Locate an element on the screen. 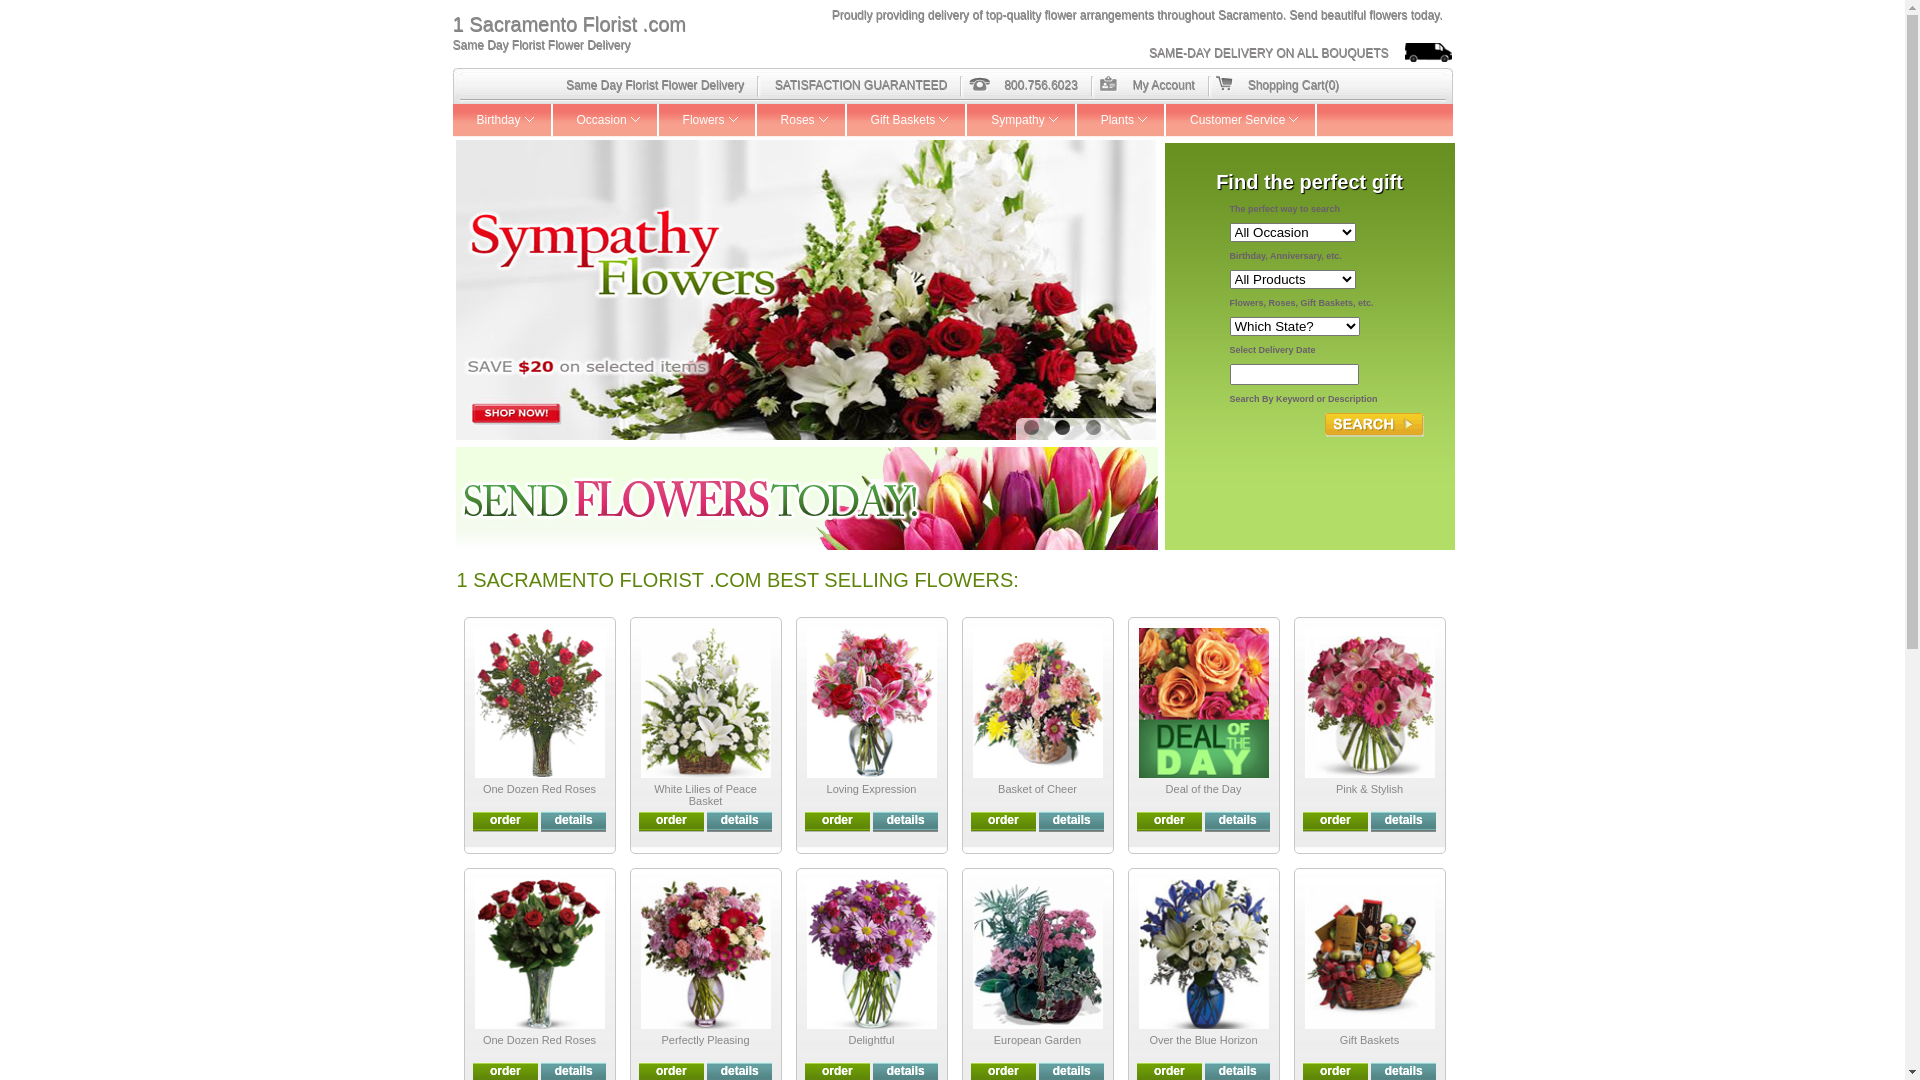 This screenshot has height=1080, width=1920. 'Search' is located at coordinates (1373, 423).